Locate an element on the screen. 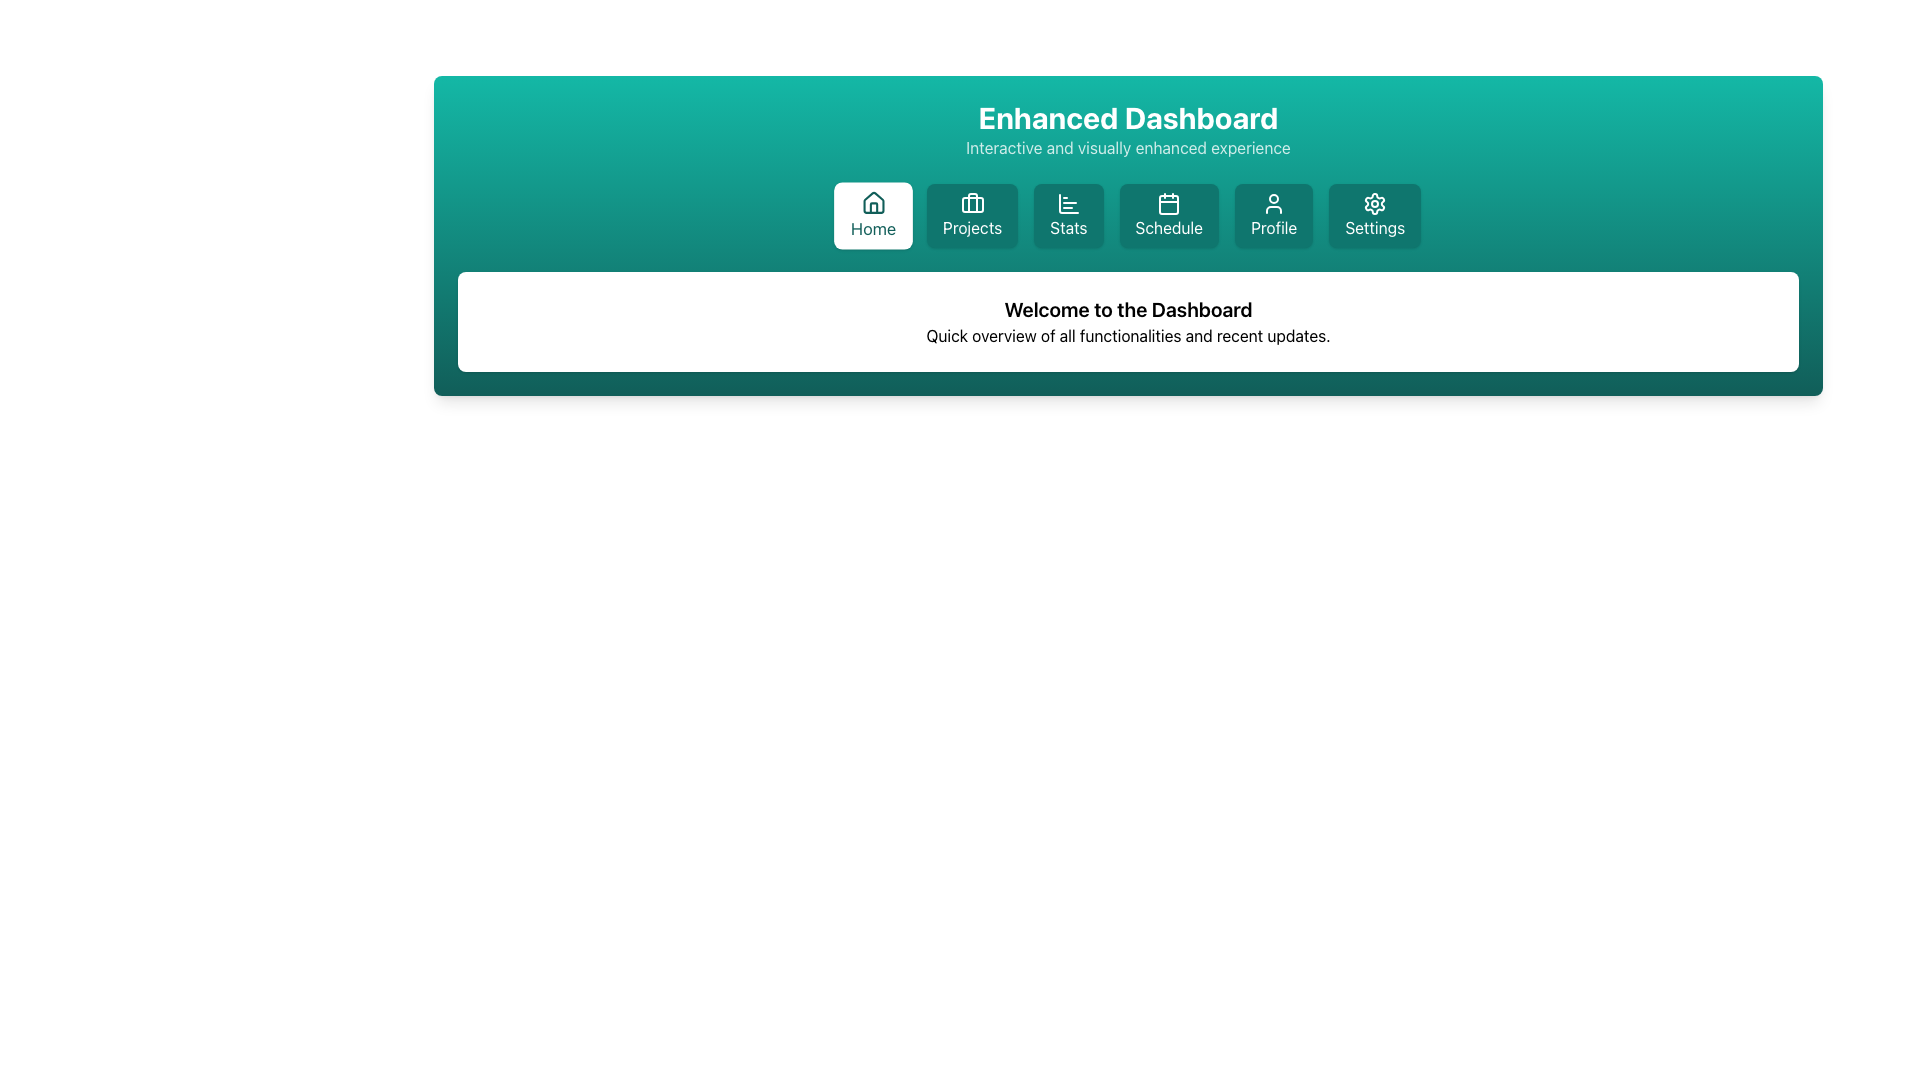 This screenshot has width=1920, height=1080. the 'Stats' button, which is the third button from the left in a horizontal series of six buttons is located at coordinates (1067, 216).